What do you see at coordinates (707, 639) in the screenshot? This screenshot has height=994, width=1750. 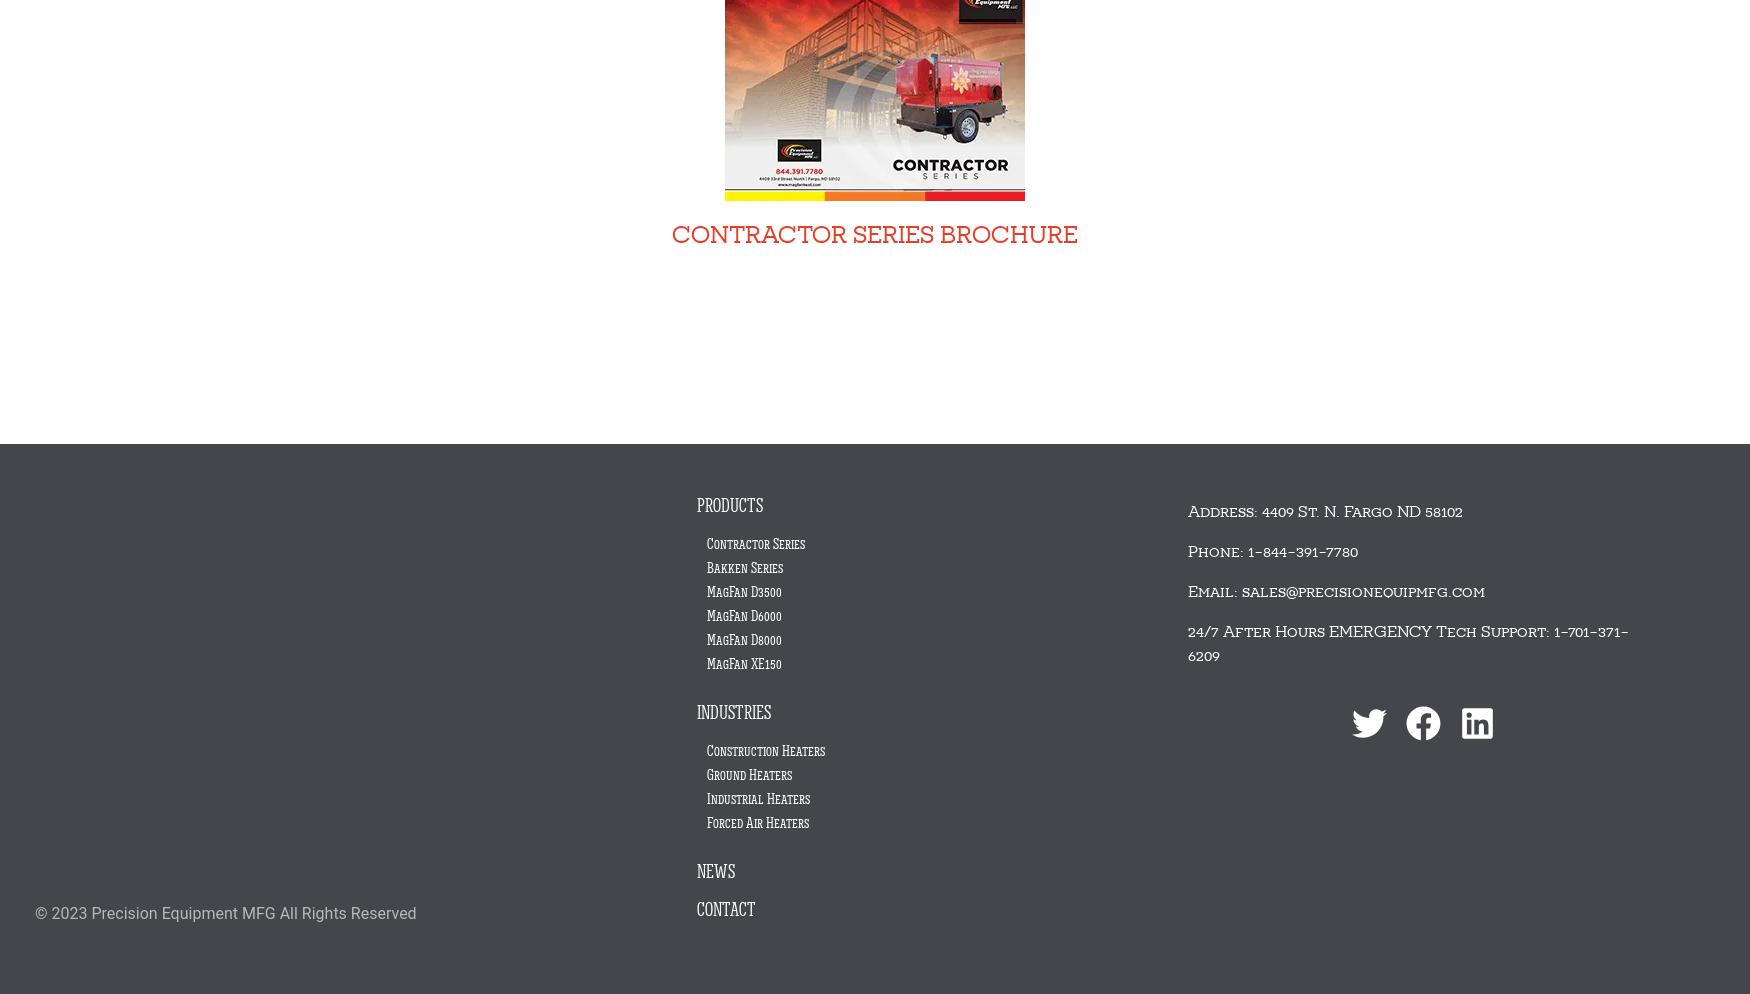 I see `'MagFan D8000'` at bounding box center [707, 639].